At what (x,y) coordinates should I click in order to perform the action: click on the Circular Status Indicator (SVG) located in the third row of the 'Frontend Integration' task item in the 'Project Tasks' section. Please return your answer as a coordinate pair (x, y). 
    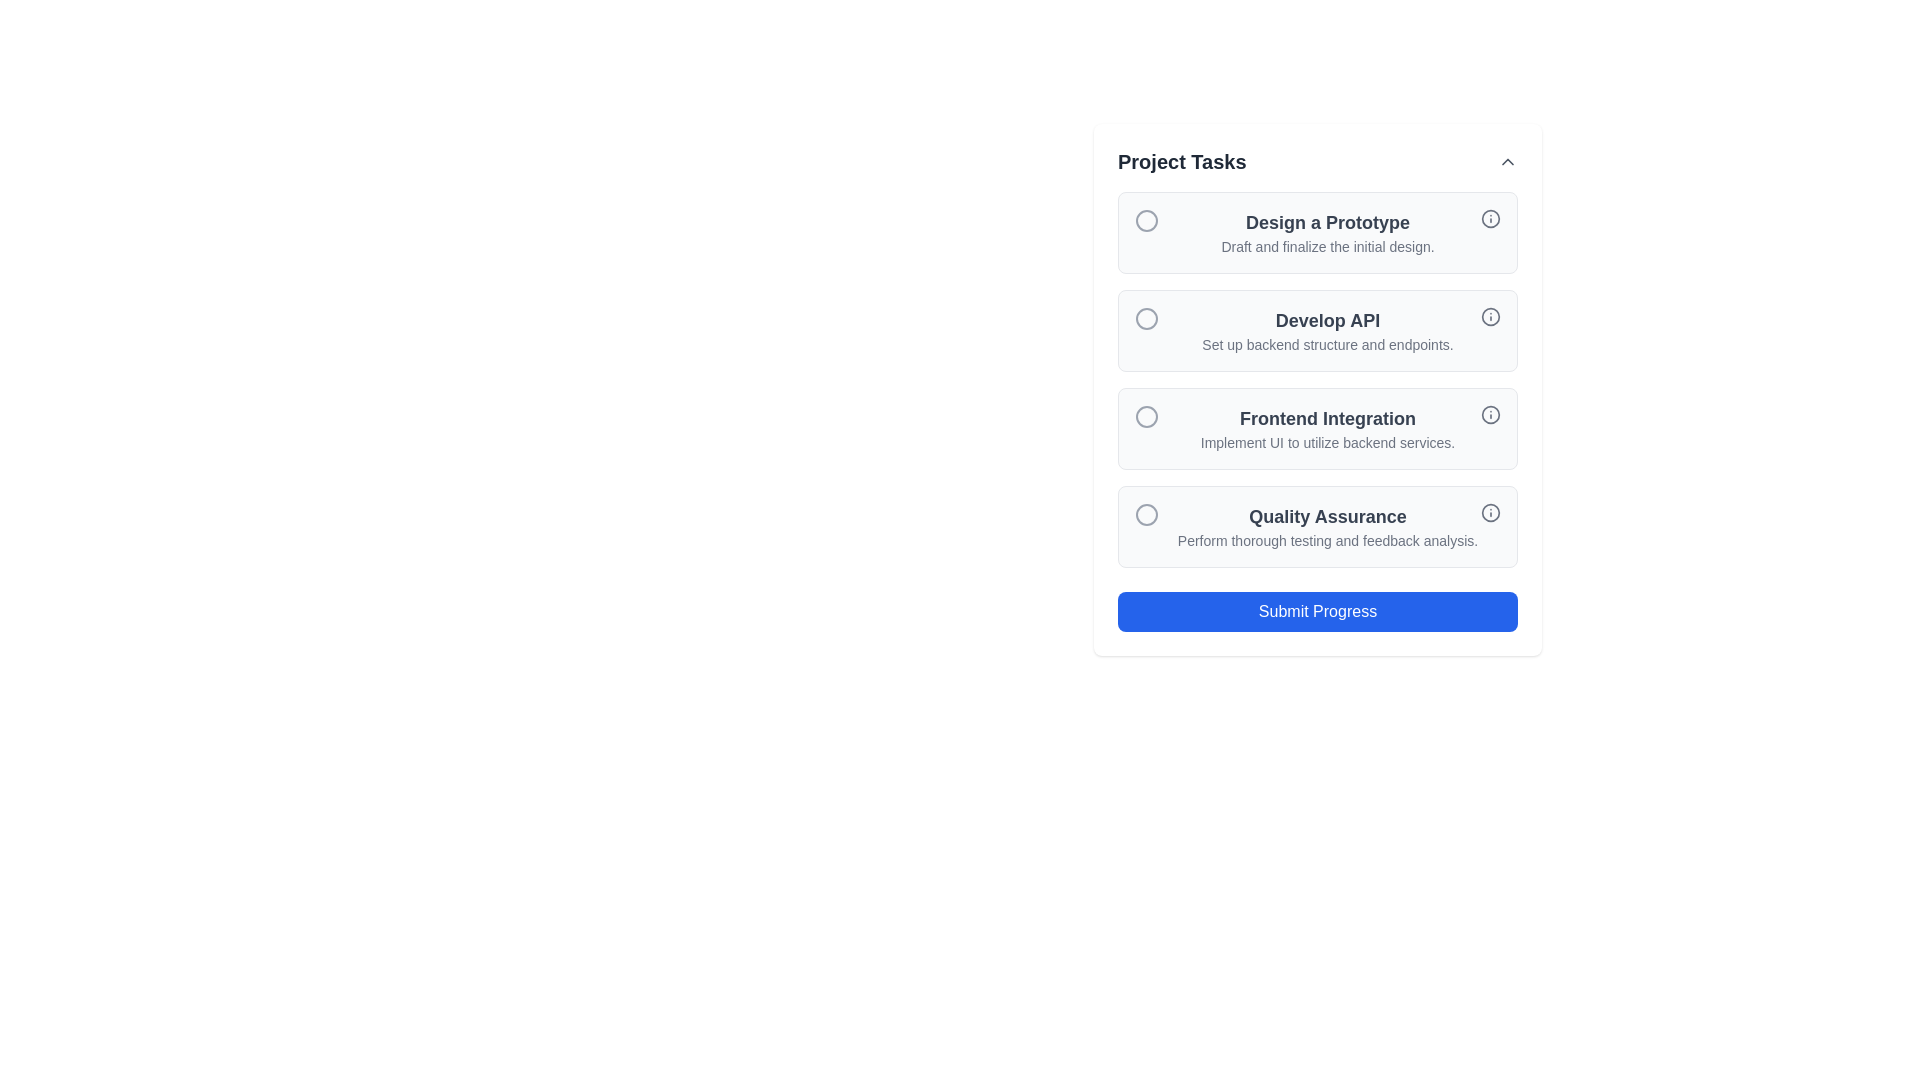
    Looking at the image, I should click on (1147, 415).